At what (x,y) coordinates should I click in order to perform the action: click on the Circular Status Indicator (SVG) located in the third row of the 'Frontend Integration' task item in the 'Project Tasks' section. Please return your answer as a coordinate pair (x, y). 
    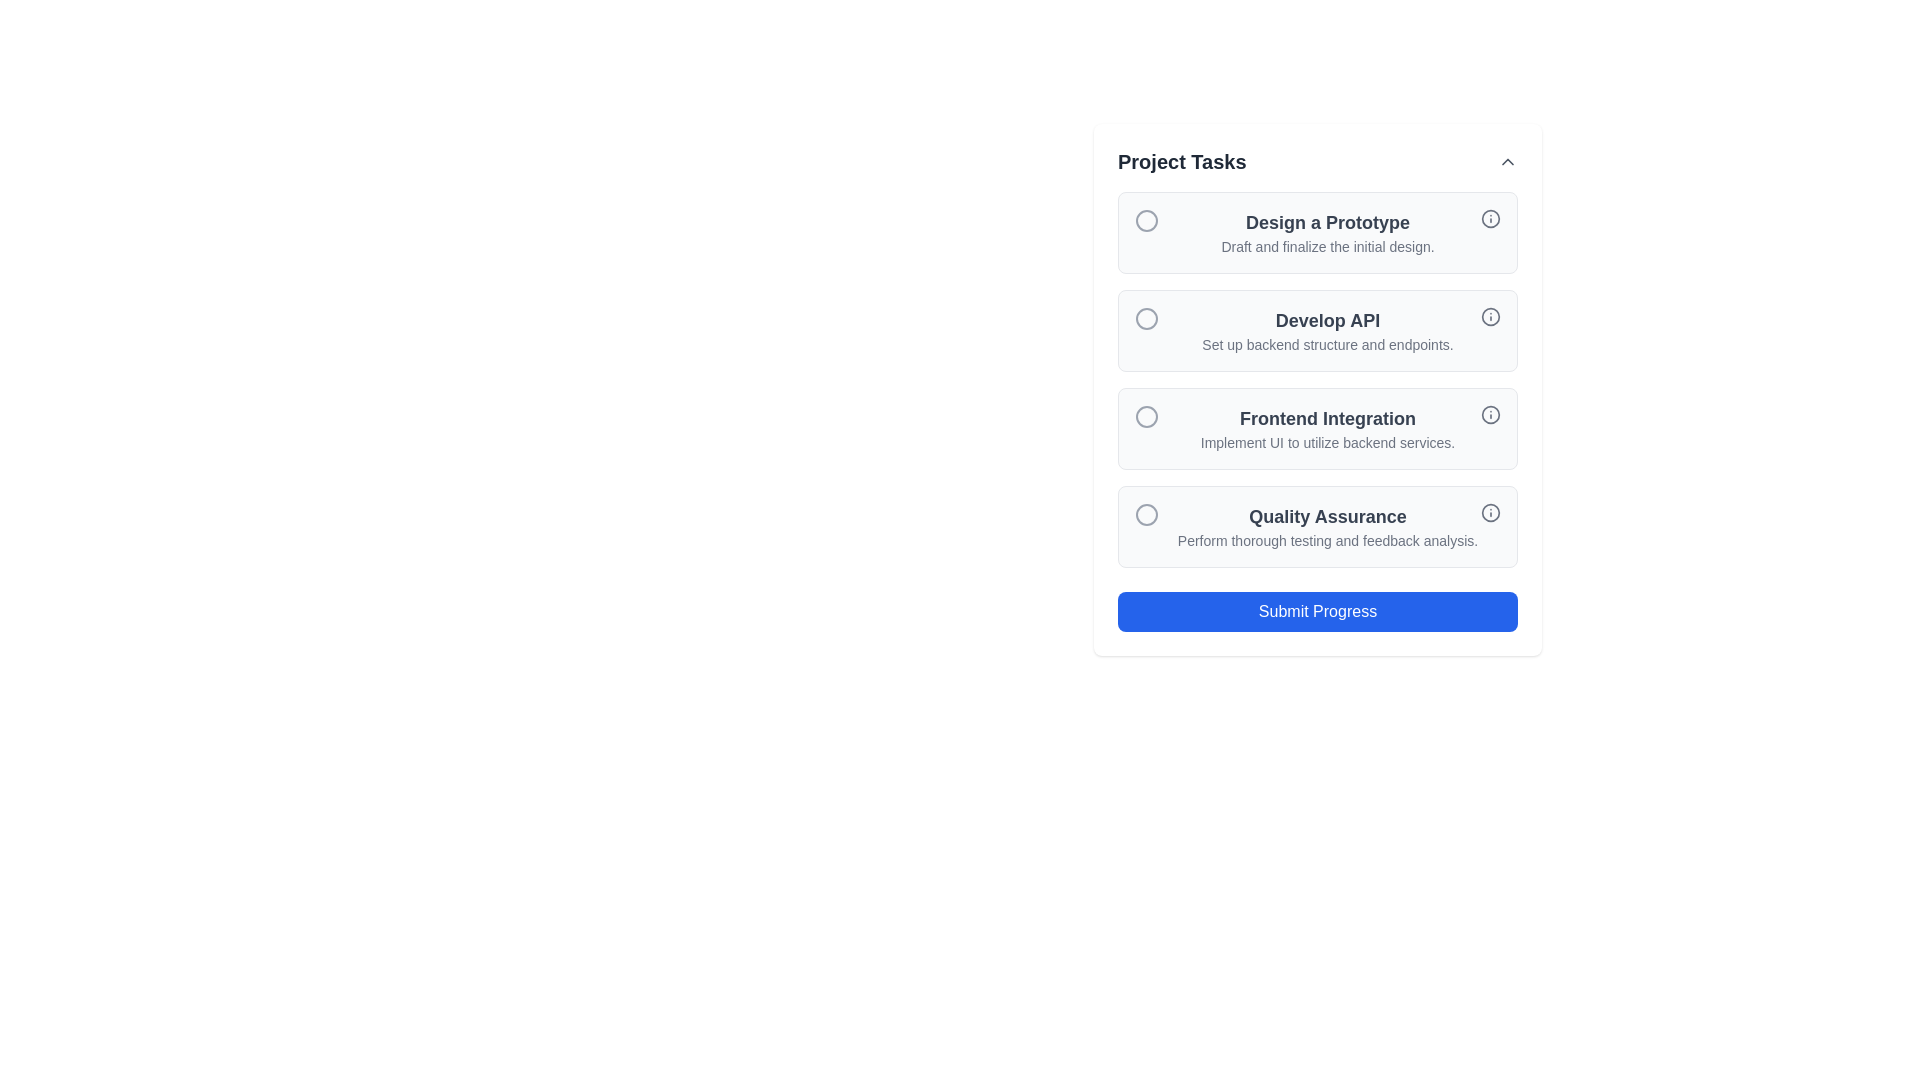
    Looking at the image, I should click on (1147, 415).